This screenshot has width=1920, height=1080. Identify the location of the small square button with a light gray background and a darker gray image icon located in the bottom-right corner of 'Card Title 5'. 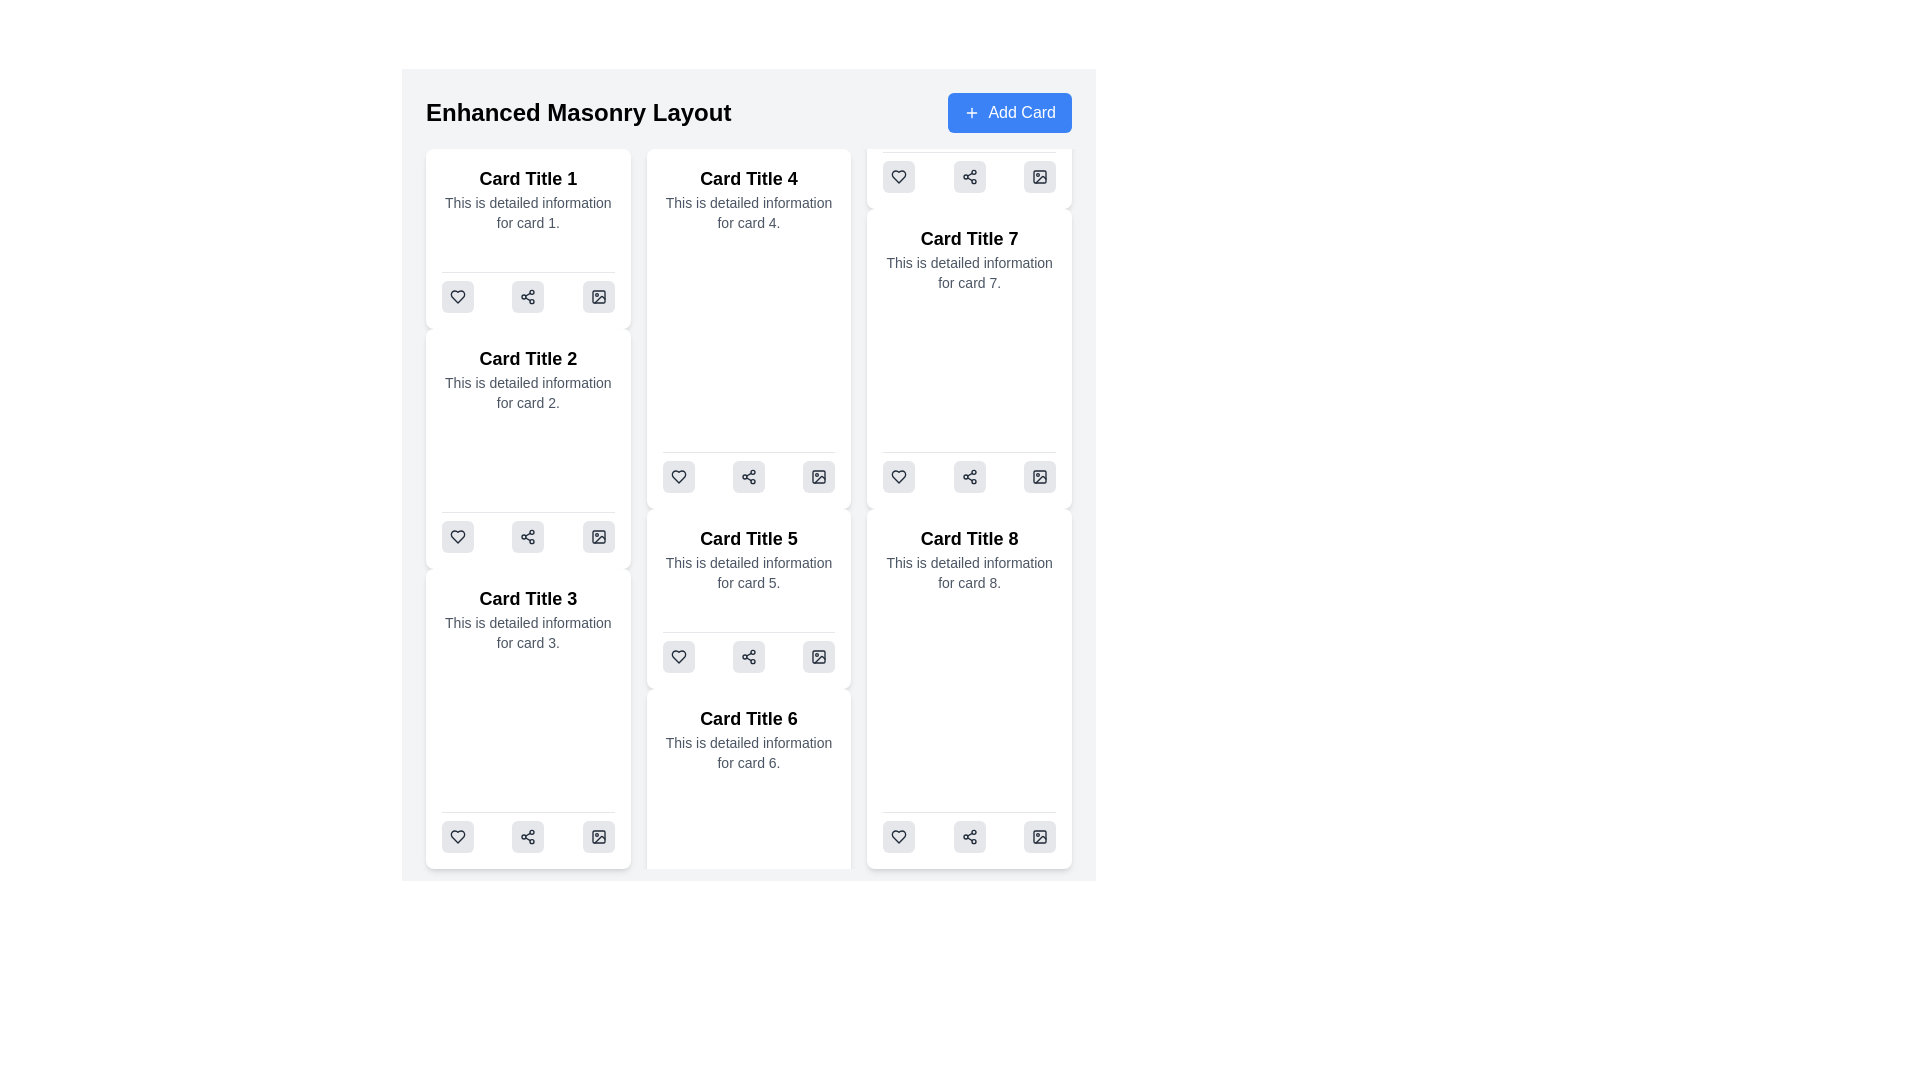
(819, 656).